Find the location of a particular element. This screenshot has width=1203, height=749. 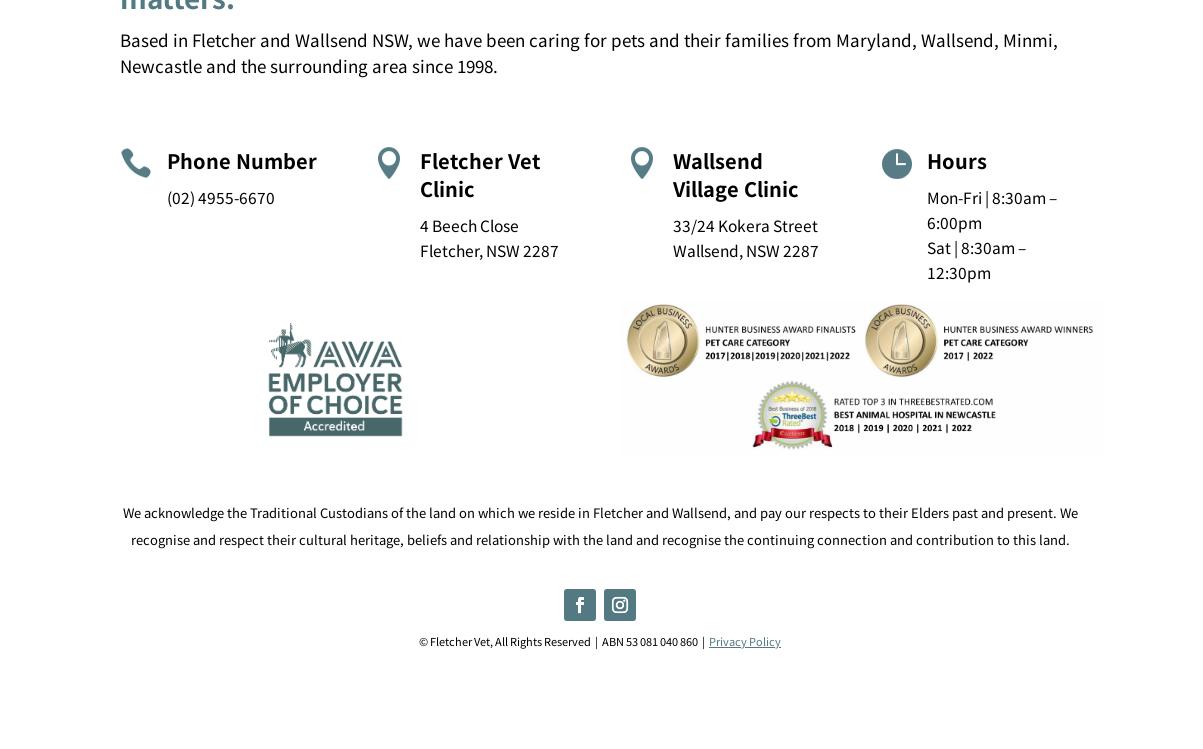

'Mon-Fri | 8:30am – 6:00pm' is located at coordinates (924, 207).